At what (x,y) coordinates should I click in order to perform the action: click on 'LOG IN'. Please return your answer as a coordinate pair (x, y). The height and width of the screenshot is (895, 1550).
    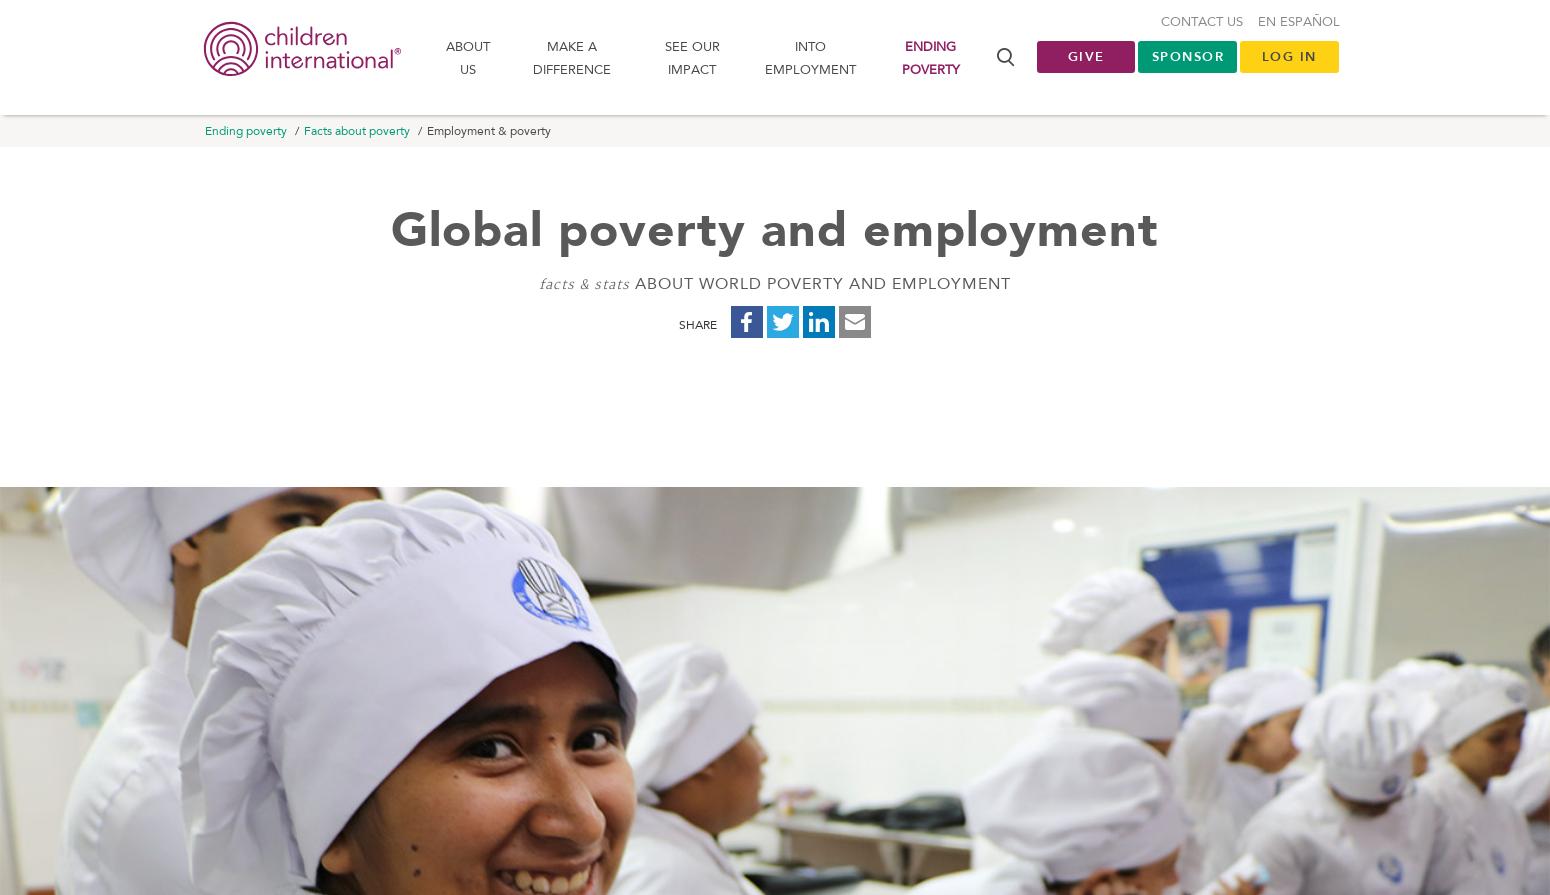
    Looking at the image, I should click on (1287, 60).